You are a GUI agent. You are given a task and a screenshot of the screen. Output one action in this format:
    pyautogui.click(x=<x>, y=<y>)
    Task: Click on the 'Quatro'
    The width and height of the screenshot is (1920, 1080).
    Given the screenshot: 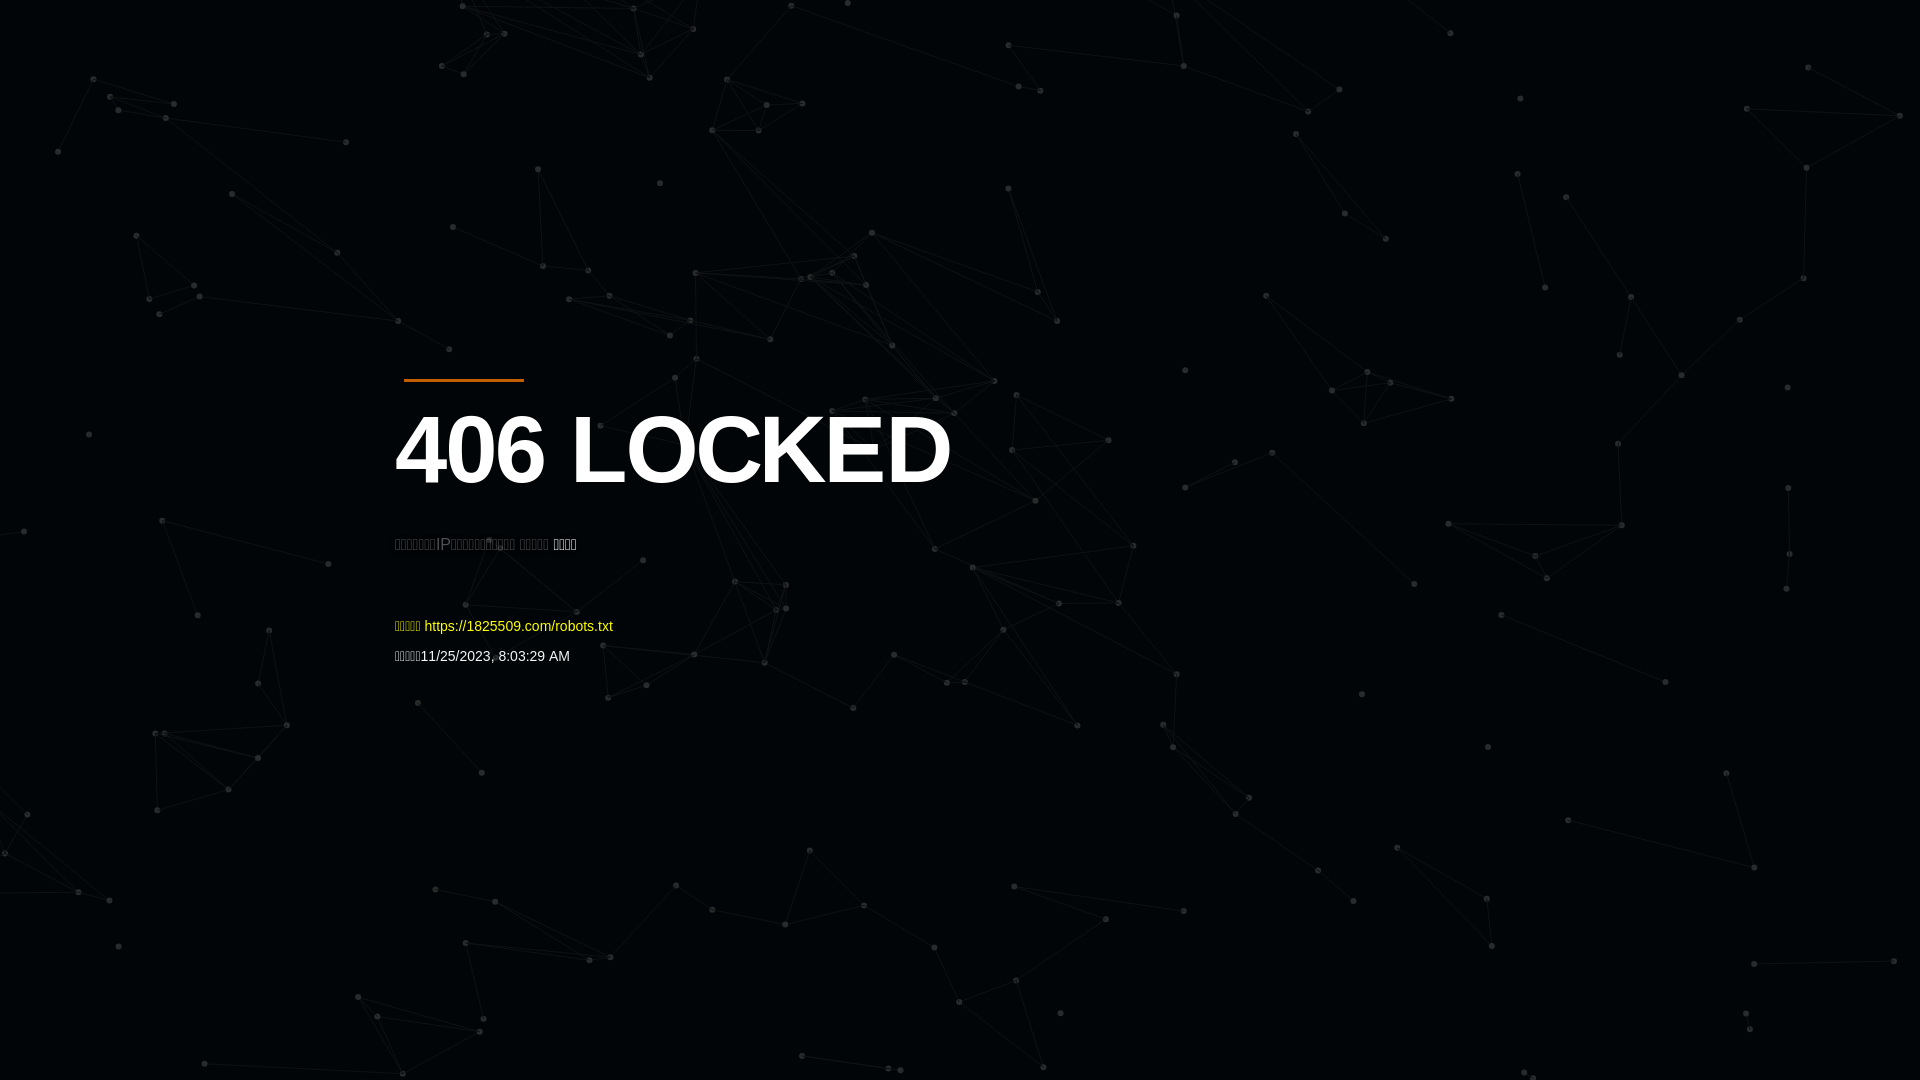 What is the action you would take?
    pyautogui.click(x=542, y=114)
    